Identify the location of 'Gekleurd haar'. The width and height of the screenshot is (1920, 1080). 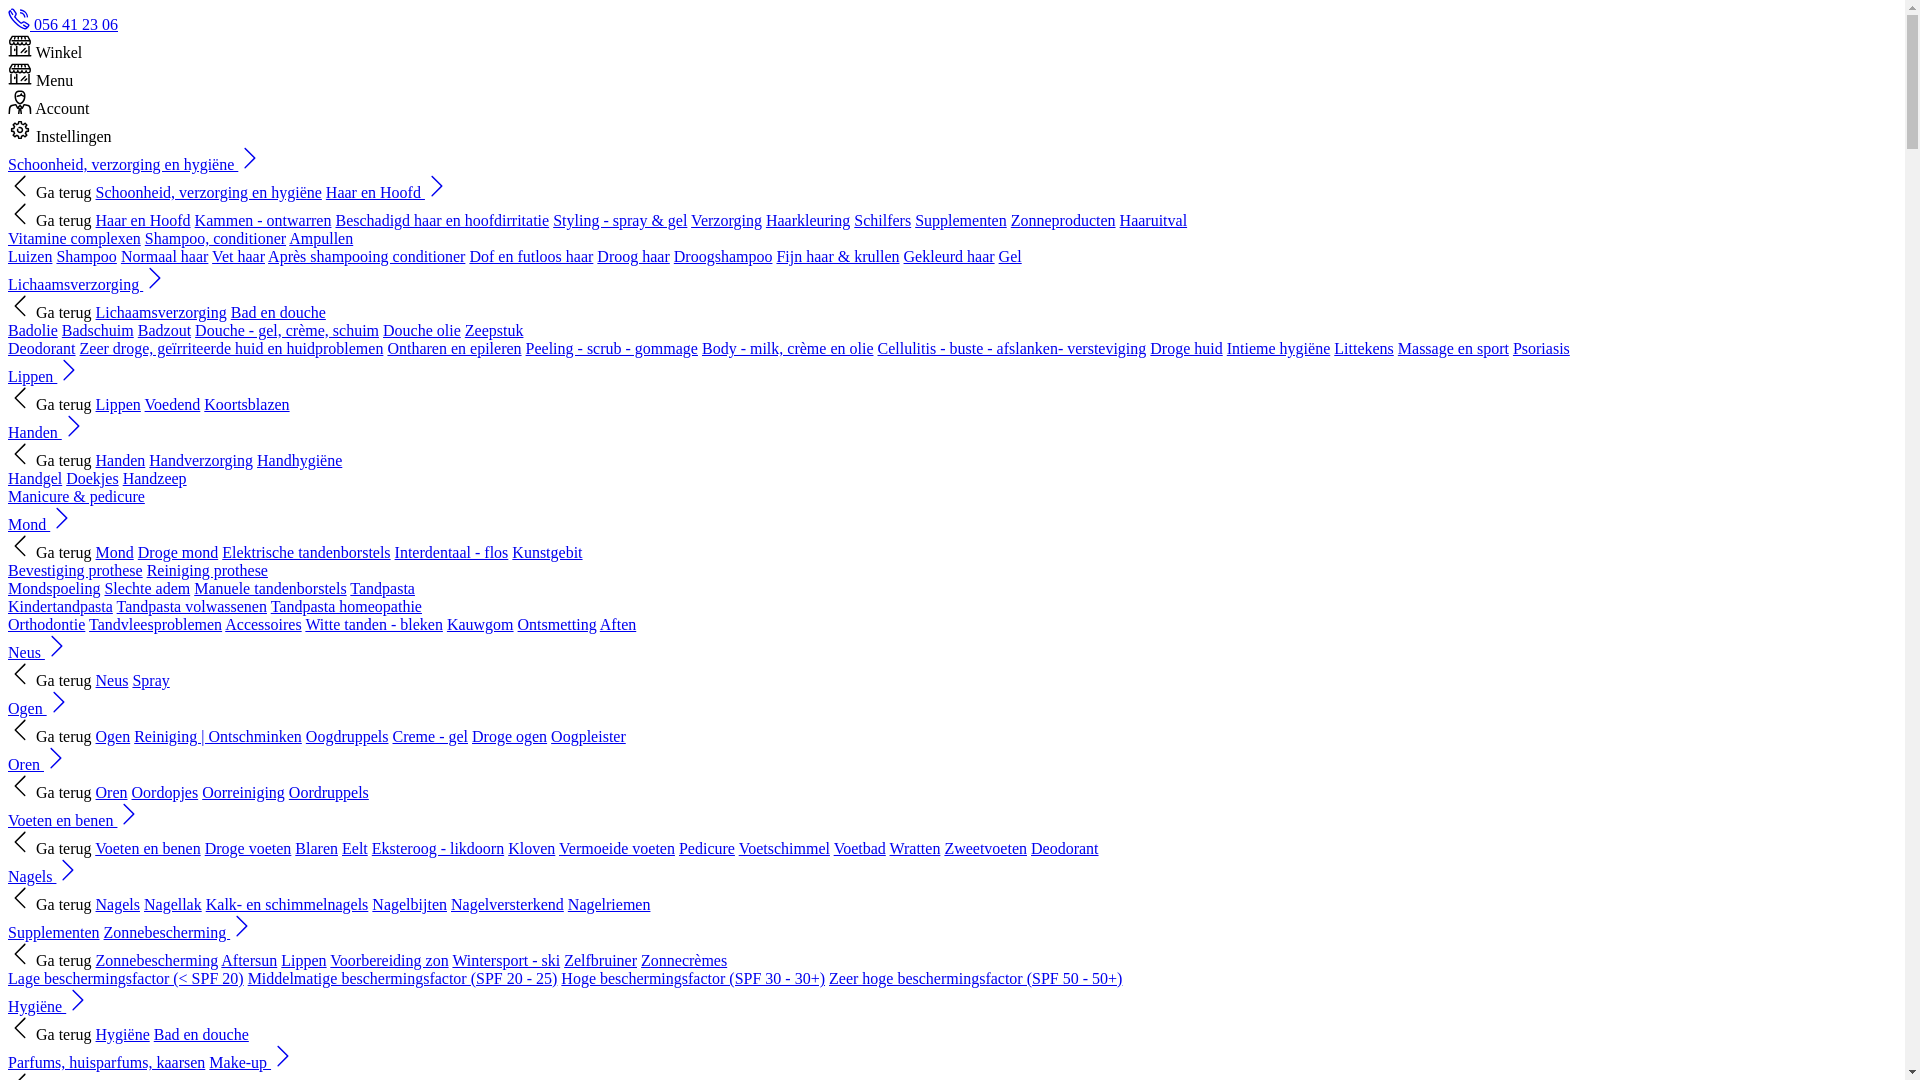
(948, 255).